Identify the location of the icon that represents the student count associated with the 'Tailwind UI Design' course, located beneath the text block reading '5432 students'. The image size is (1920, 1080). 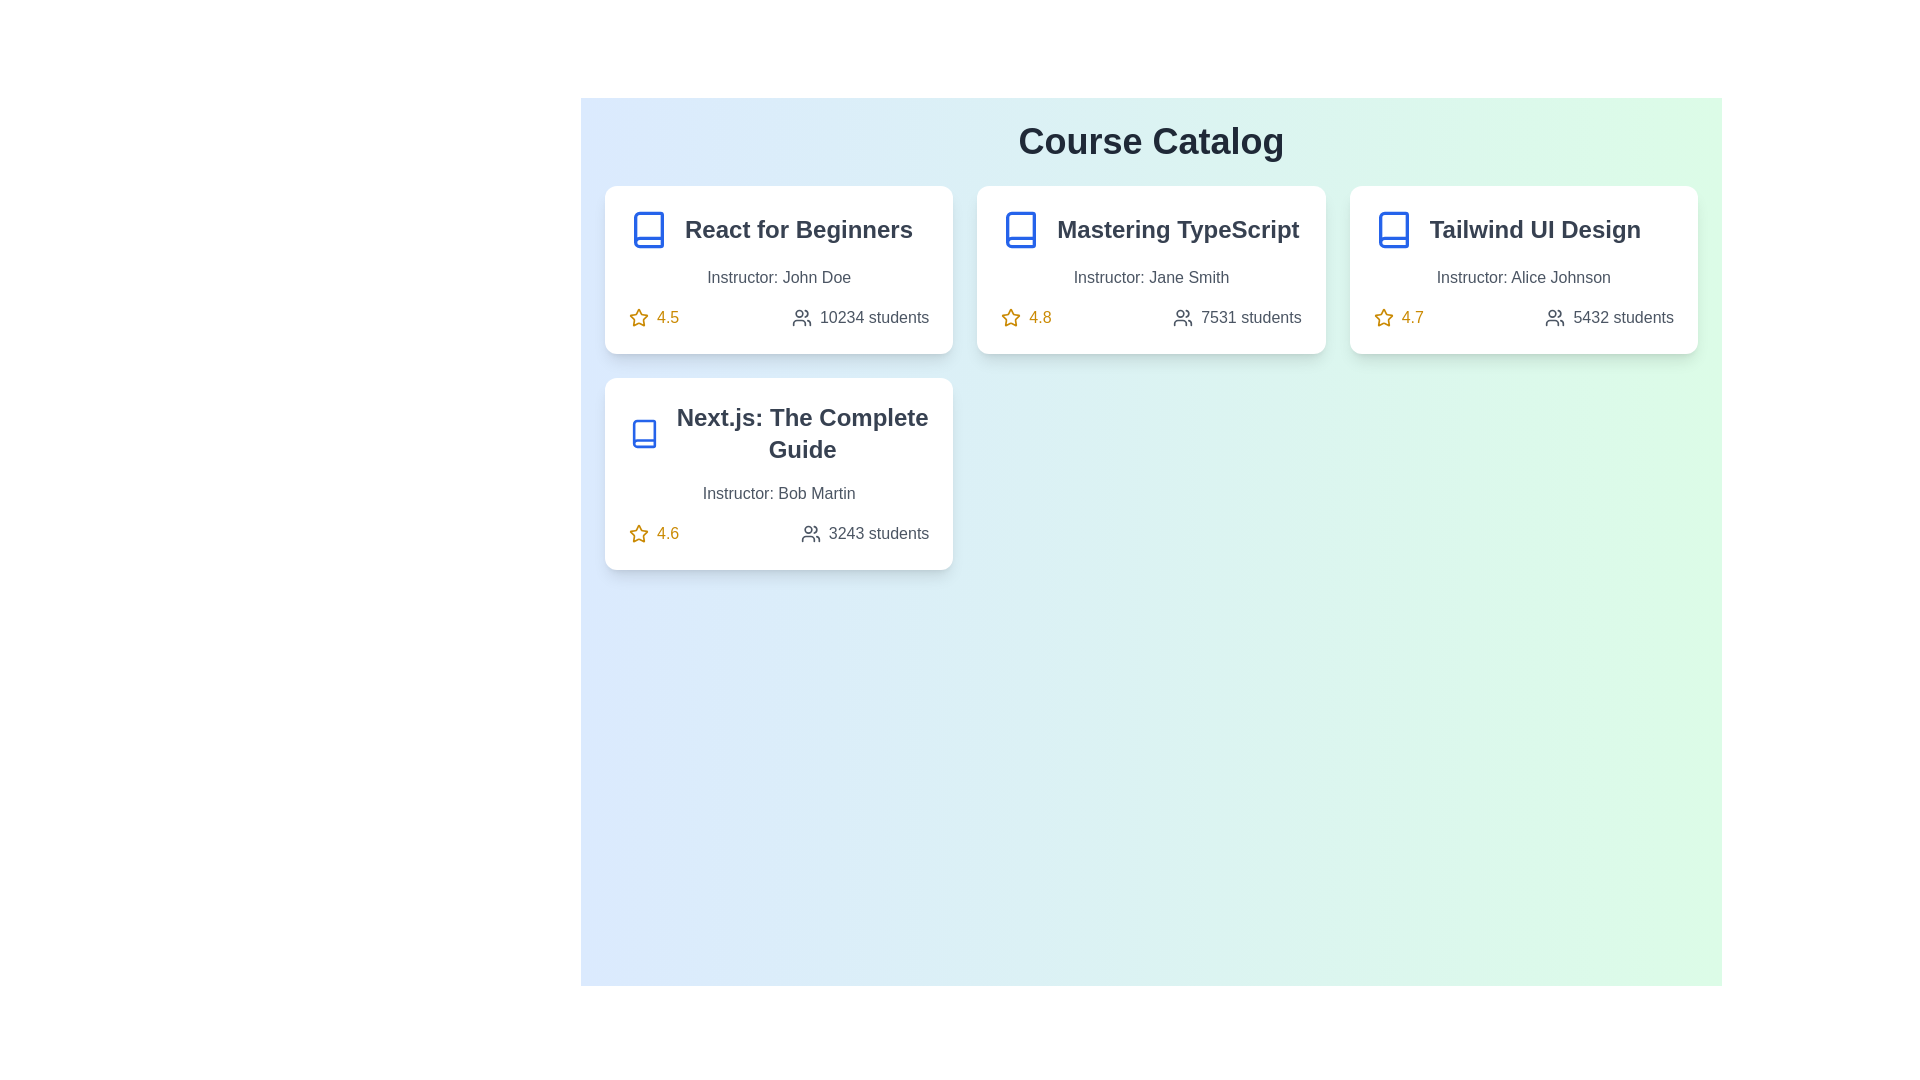
(1554, 316).